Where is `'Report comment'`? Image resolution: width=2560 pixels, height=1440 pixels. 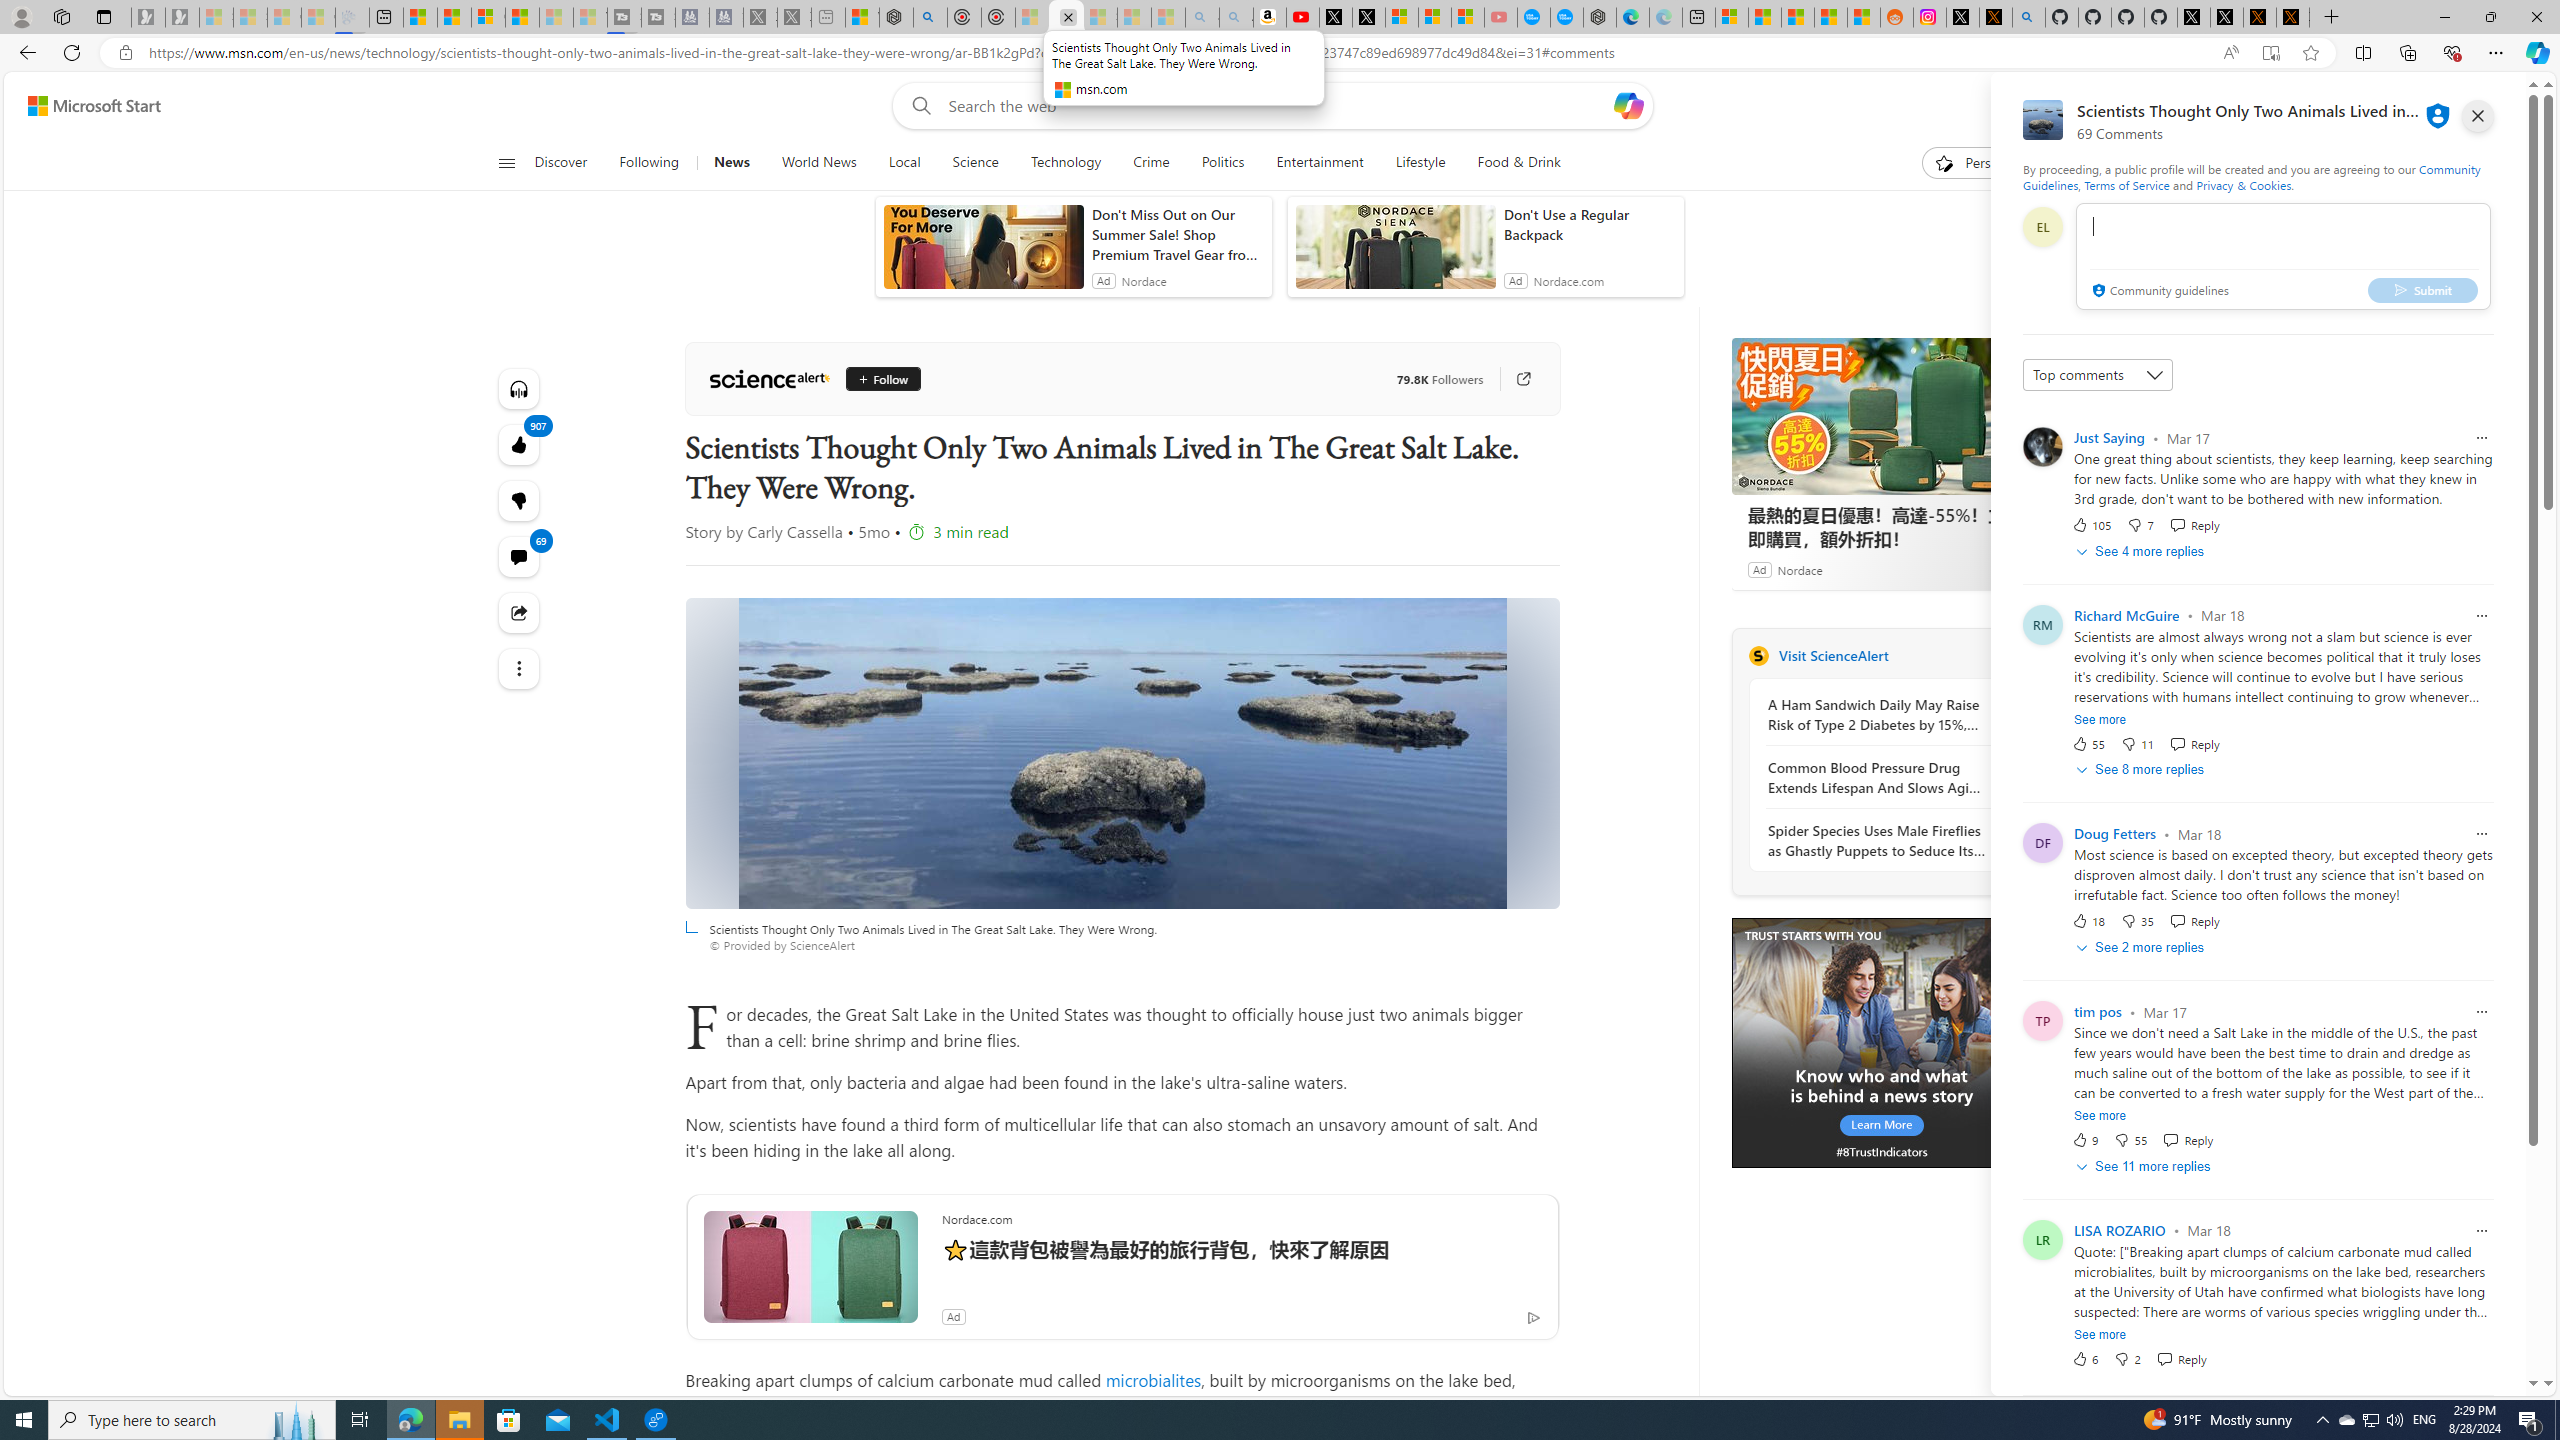 'Report comment' is located at coordinates (2480, 1229).